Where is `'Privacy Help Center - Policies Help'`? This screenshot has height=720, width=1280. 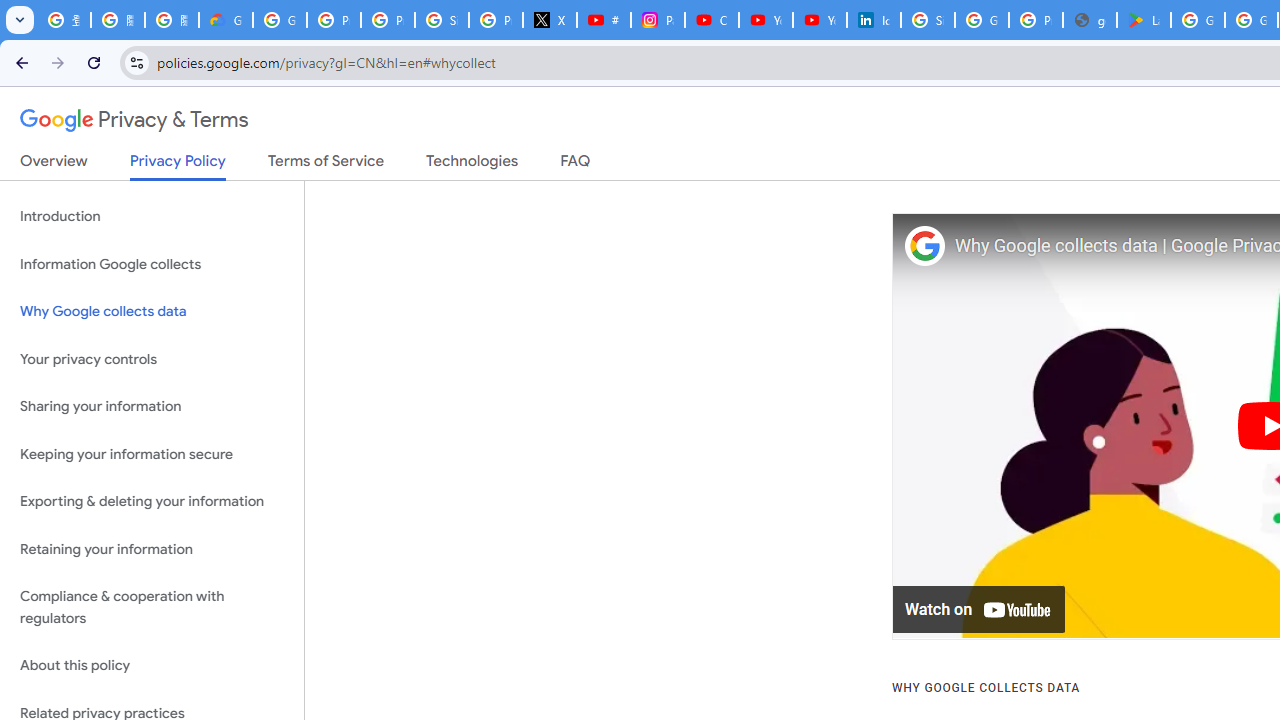 'Privacy Help Center - Policies Help' is located at coordinates (387, 20).